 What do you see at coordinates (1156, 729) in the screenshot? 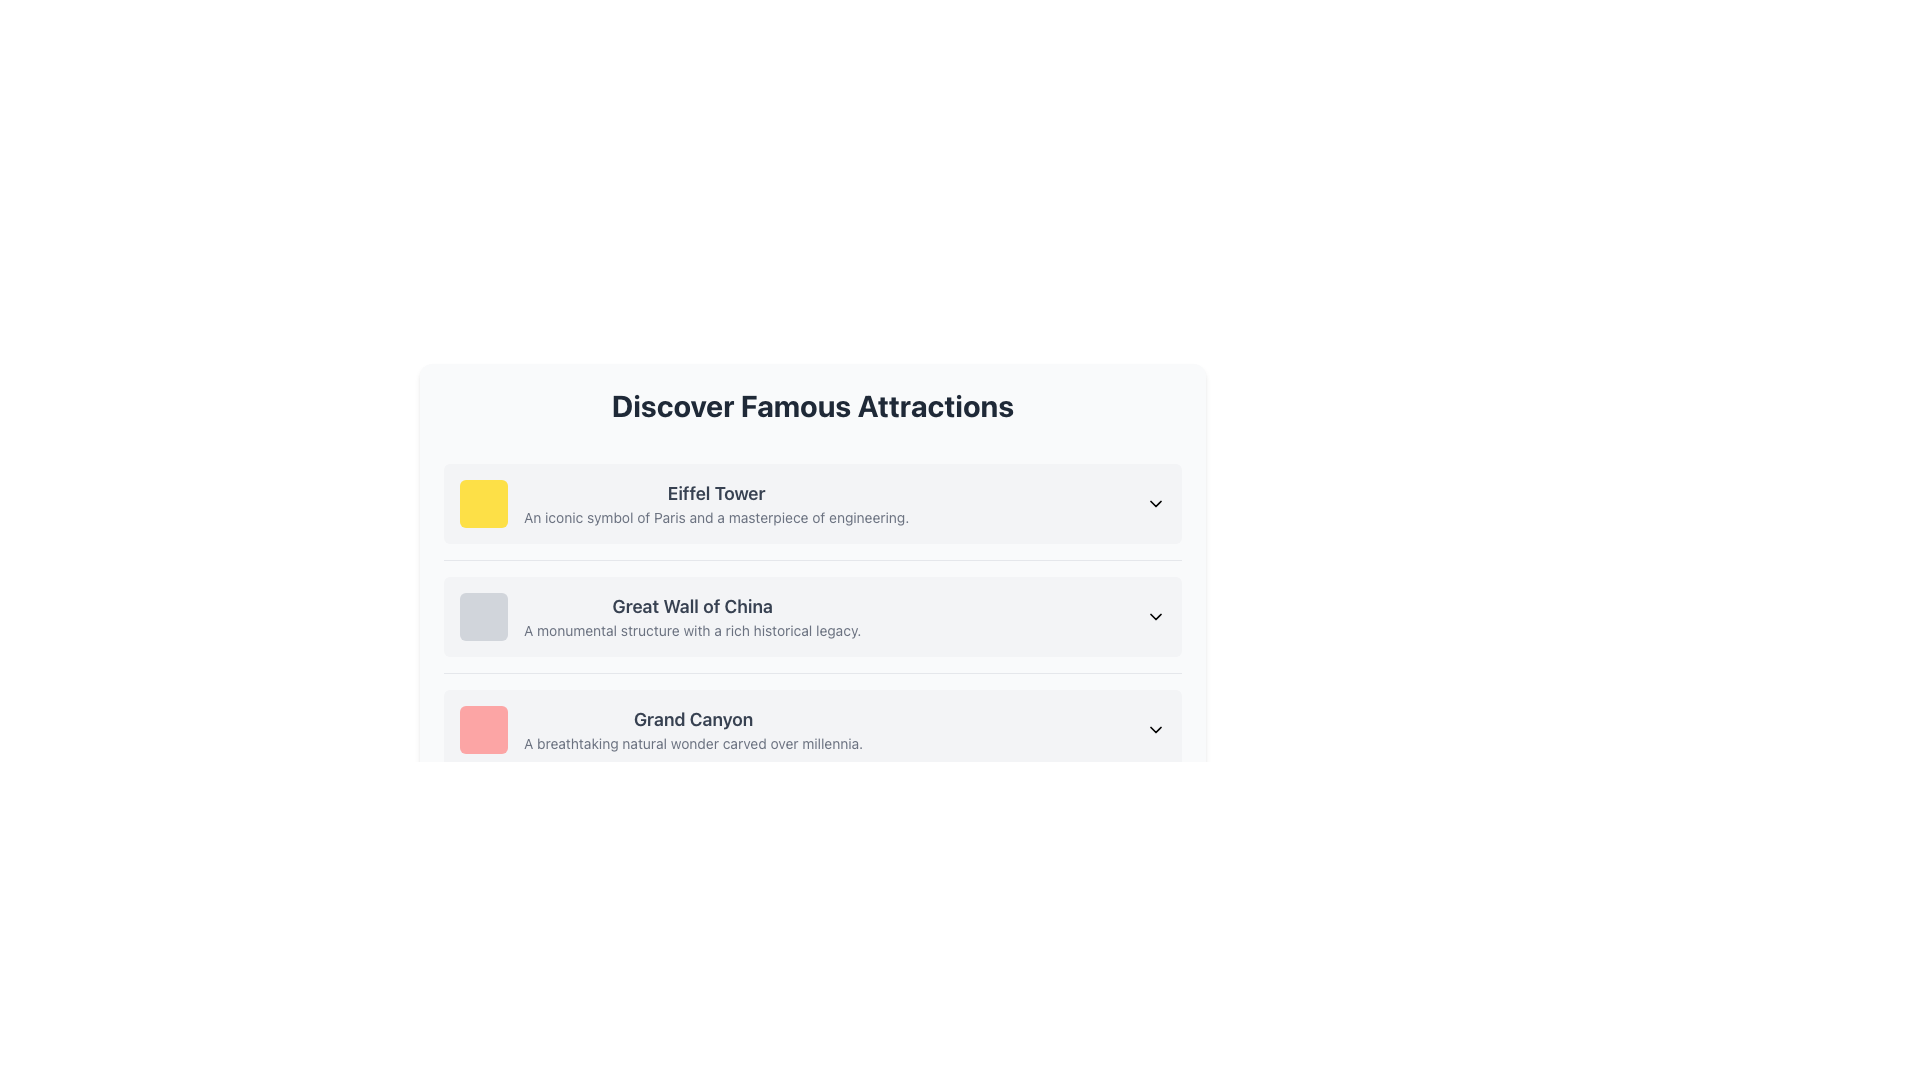
I see `the chevron-down arrow icon at the far-right end of the 'Grand Canyon' item` at bounding box center [1156, 729].